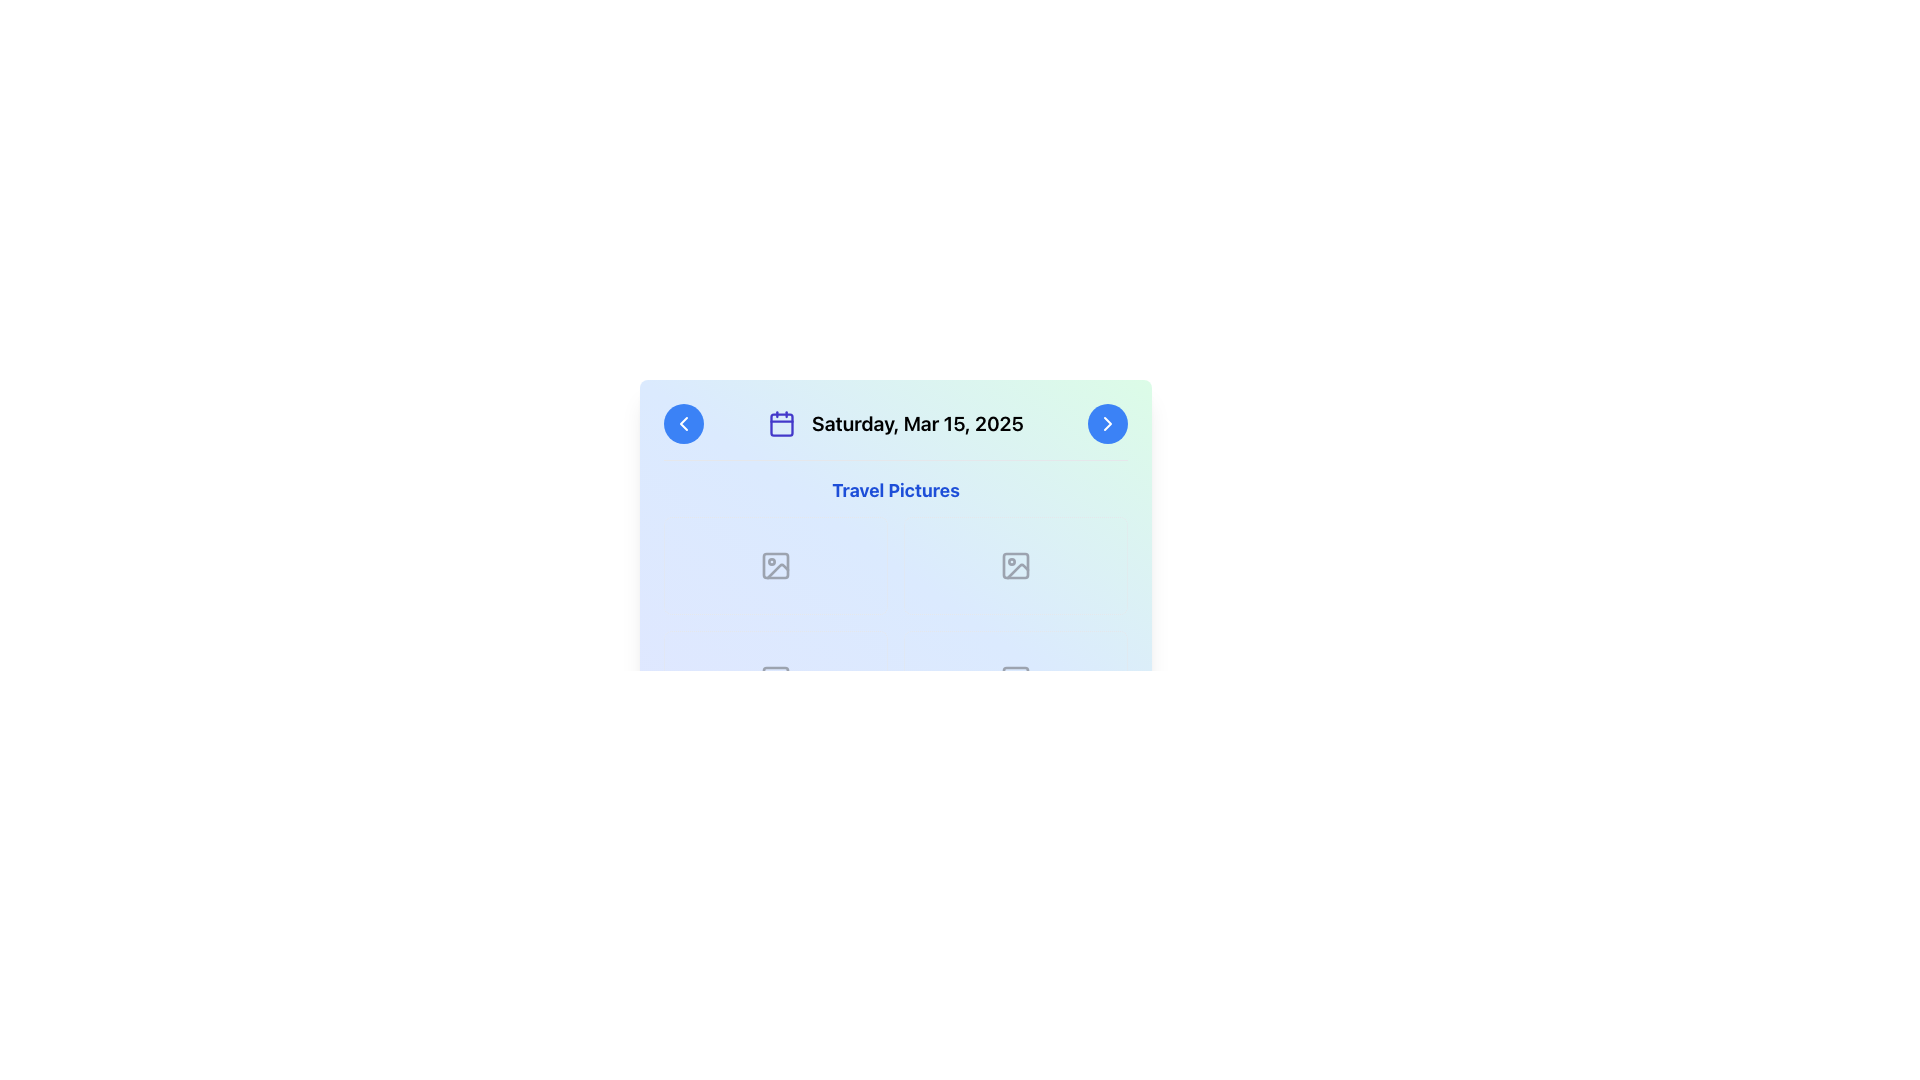 Image resolution: width=1920 pixels, height=1080 pixels. What do you see at coordinates (684, 423) in the screenshot?
I see `the circular blue button with a white left arrow located at the top-left corner of the horizontal bar displaying the date 'Saturday, Mar 15, 2025'` at bounding box center [684, 423].